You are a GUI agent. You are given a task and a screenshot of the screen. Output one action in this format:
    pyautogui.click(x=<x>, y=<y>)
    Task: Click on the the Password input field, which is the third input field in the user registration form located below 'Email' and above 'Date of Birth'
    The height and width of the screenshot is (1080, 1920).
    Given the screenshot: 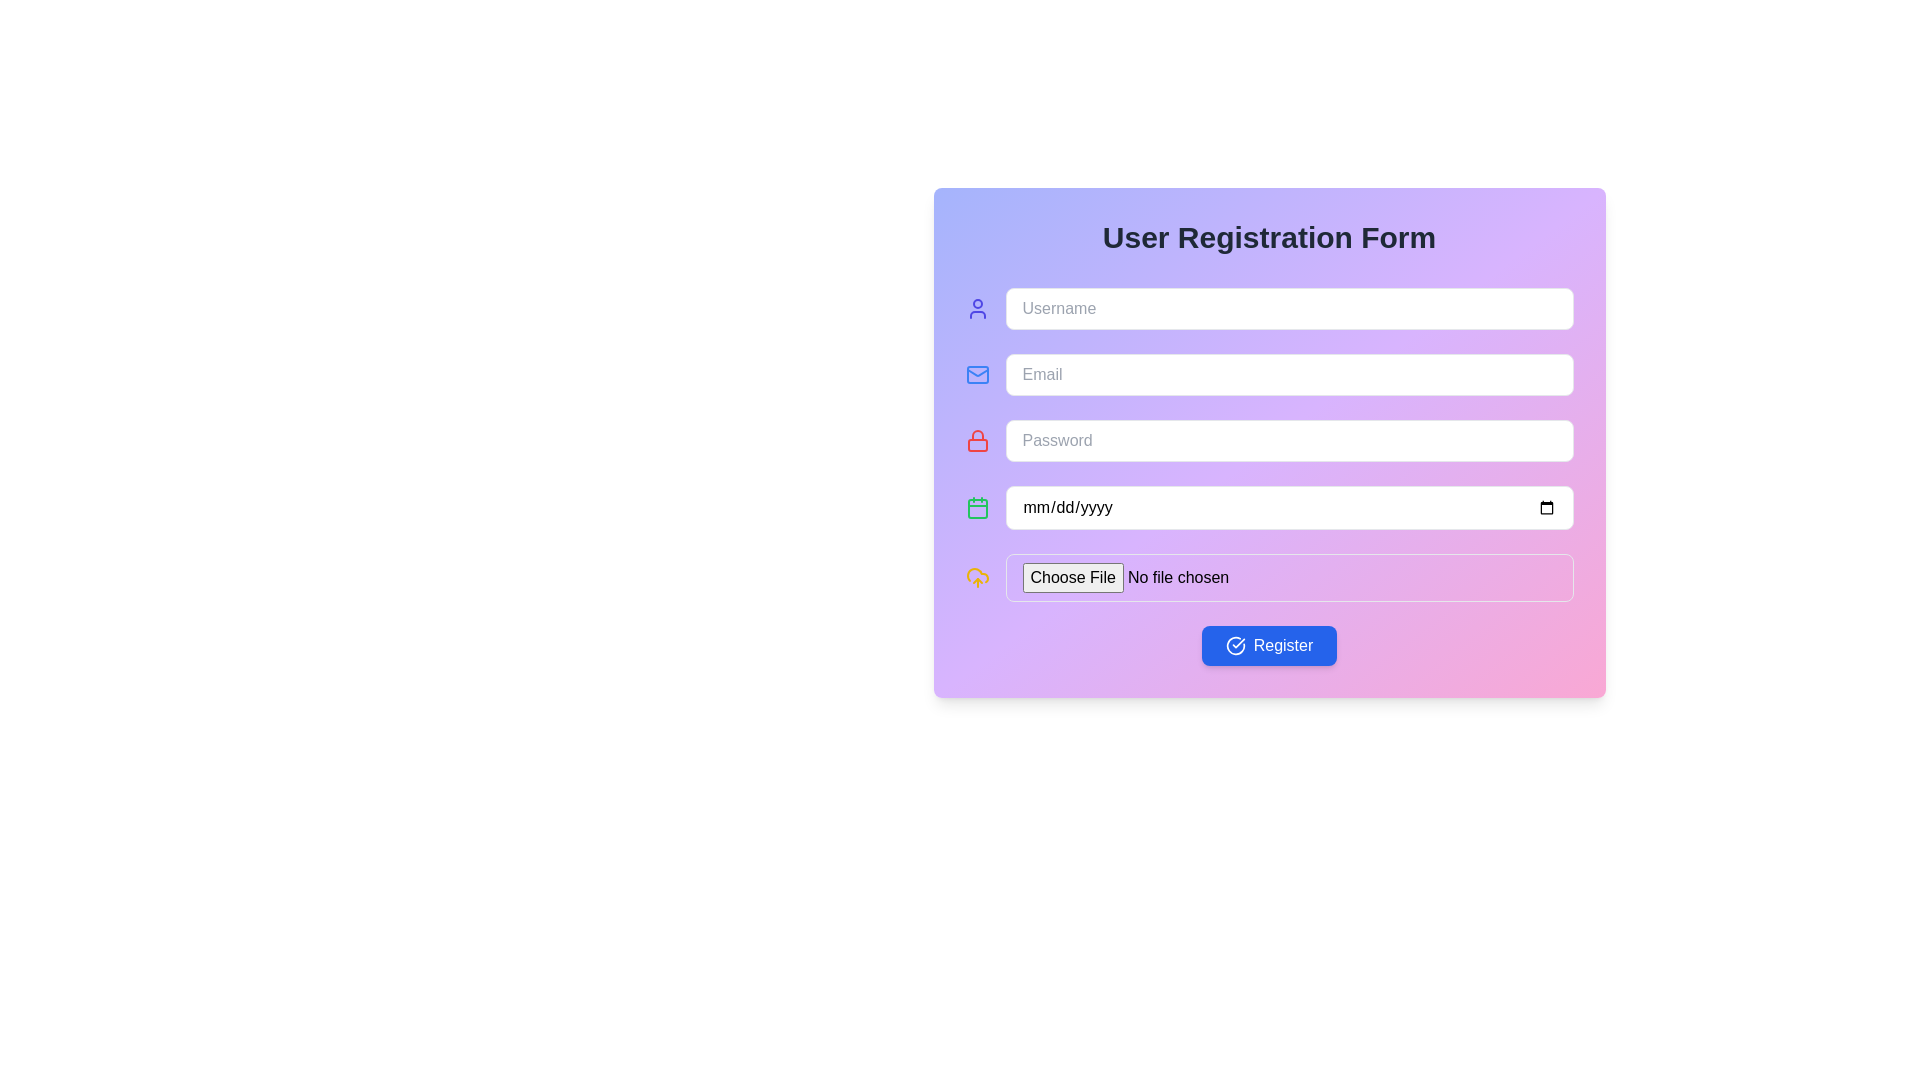 What is the action you would take?
    pyautogui.click(x=1268, y=439)
    